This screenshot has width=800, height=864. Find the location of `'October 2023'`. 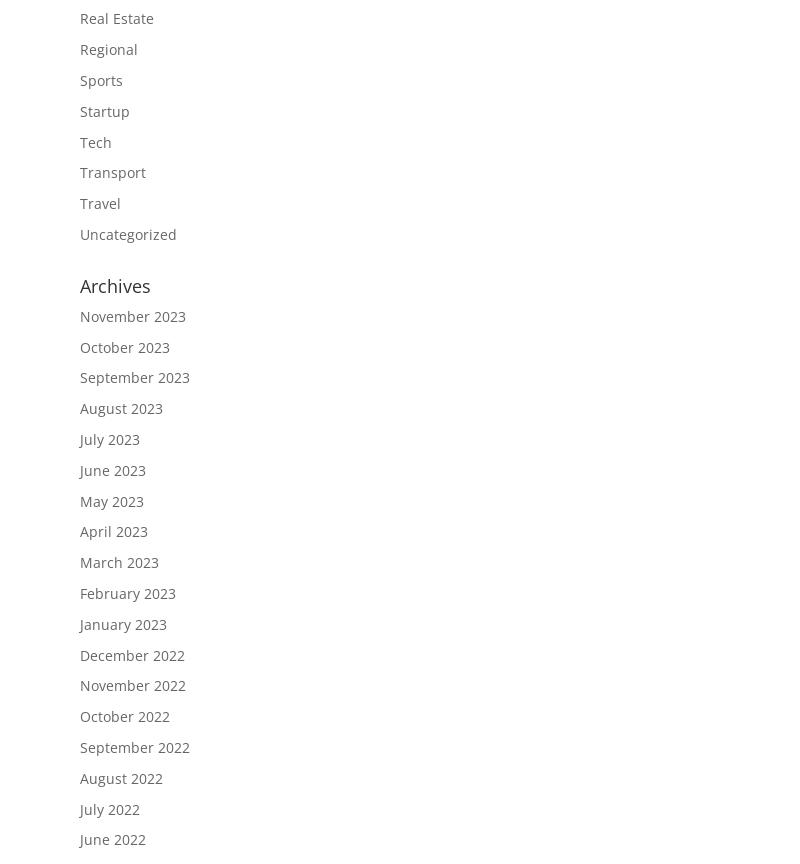

'October 2023' is located at coordinates (80, 345).